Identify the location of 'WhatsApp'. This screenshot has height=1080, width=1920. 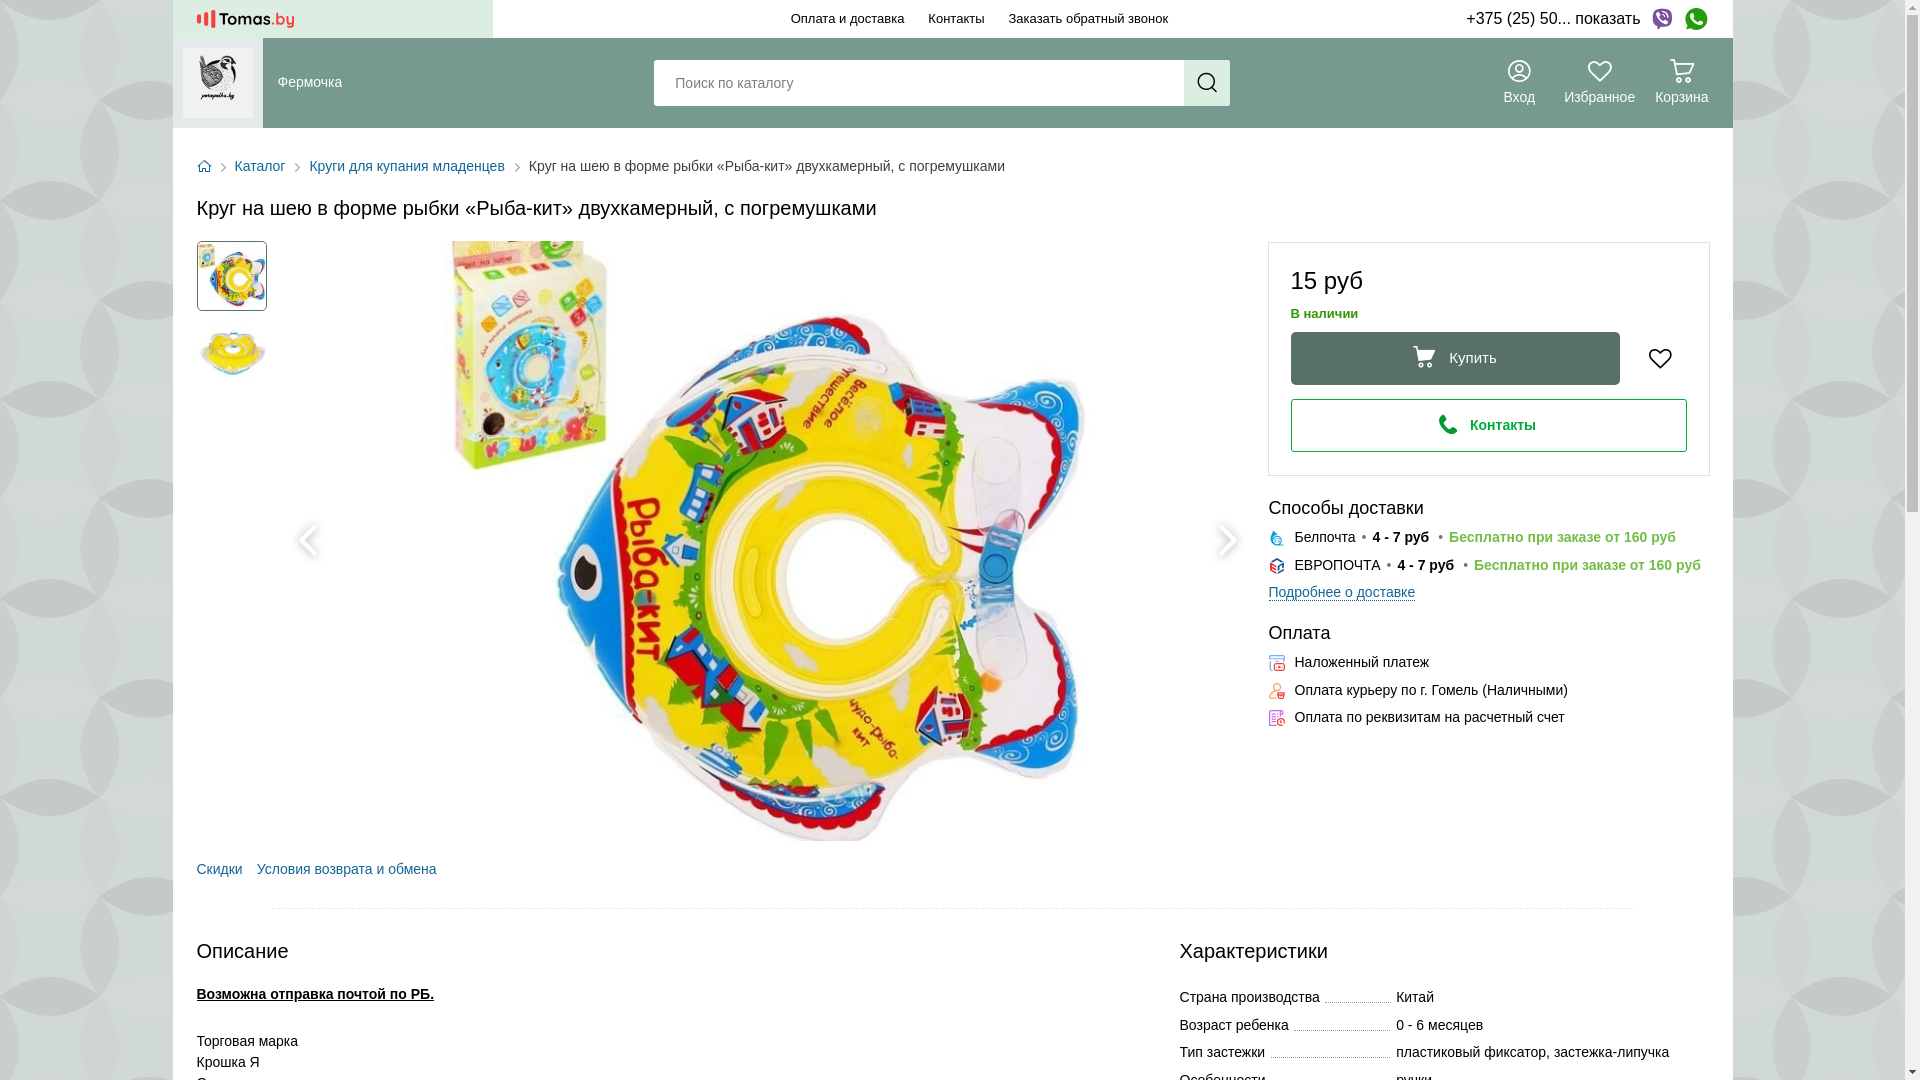
(1694, 19).